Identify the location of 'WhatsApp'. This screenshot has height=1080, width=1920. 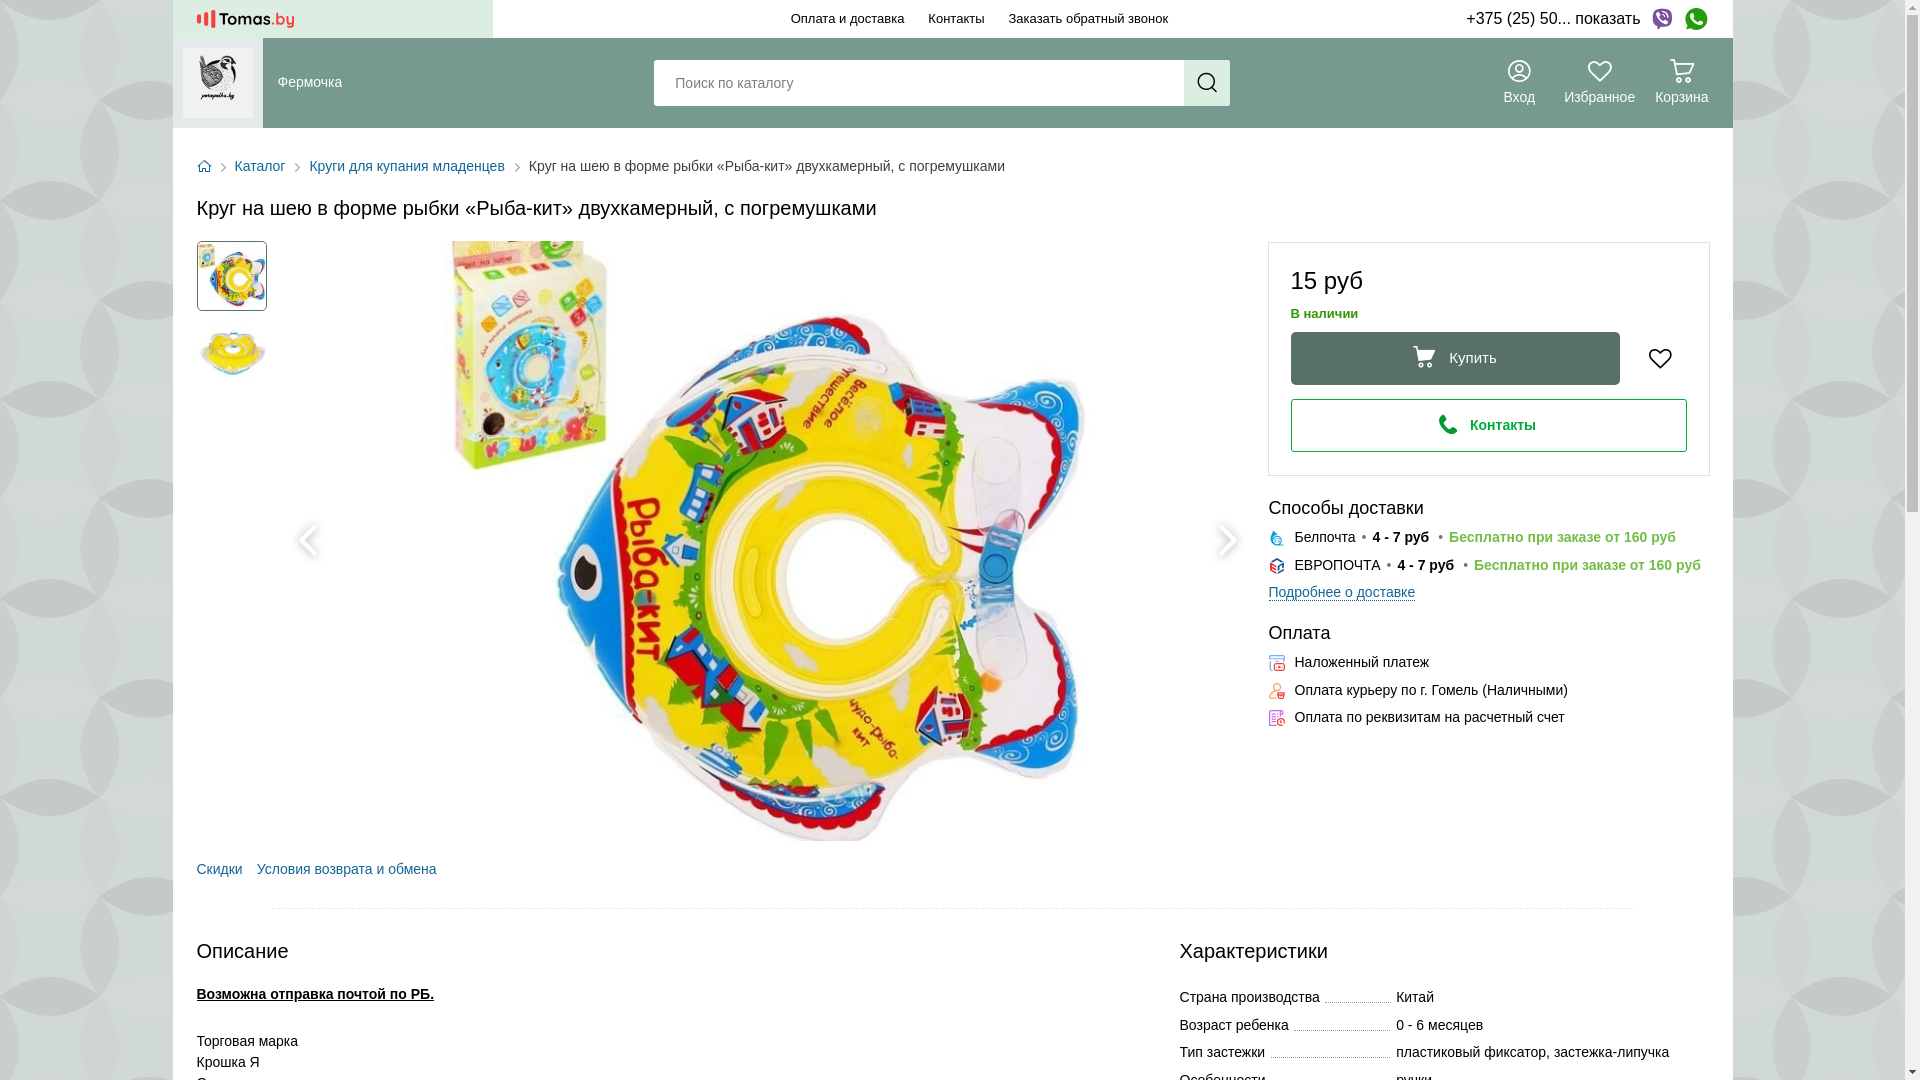
(1694, 19).